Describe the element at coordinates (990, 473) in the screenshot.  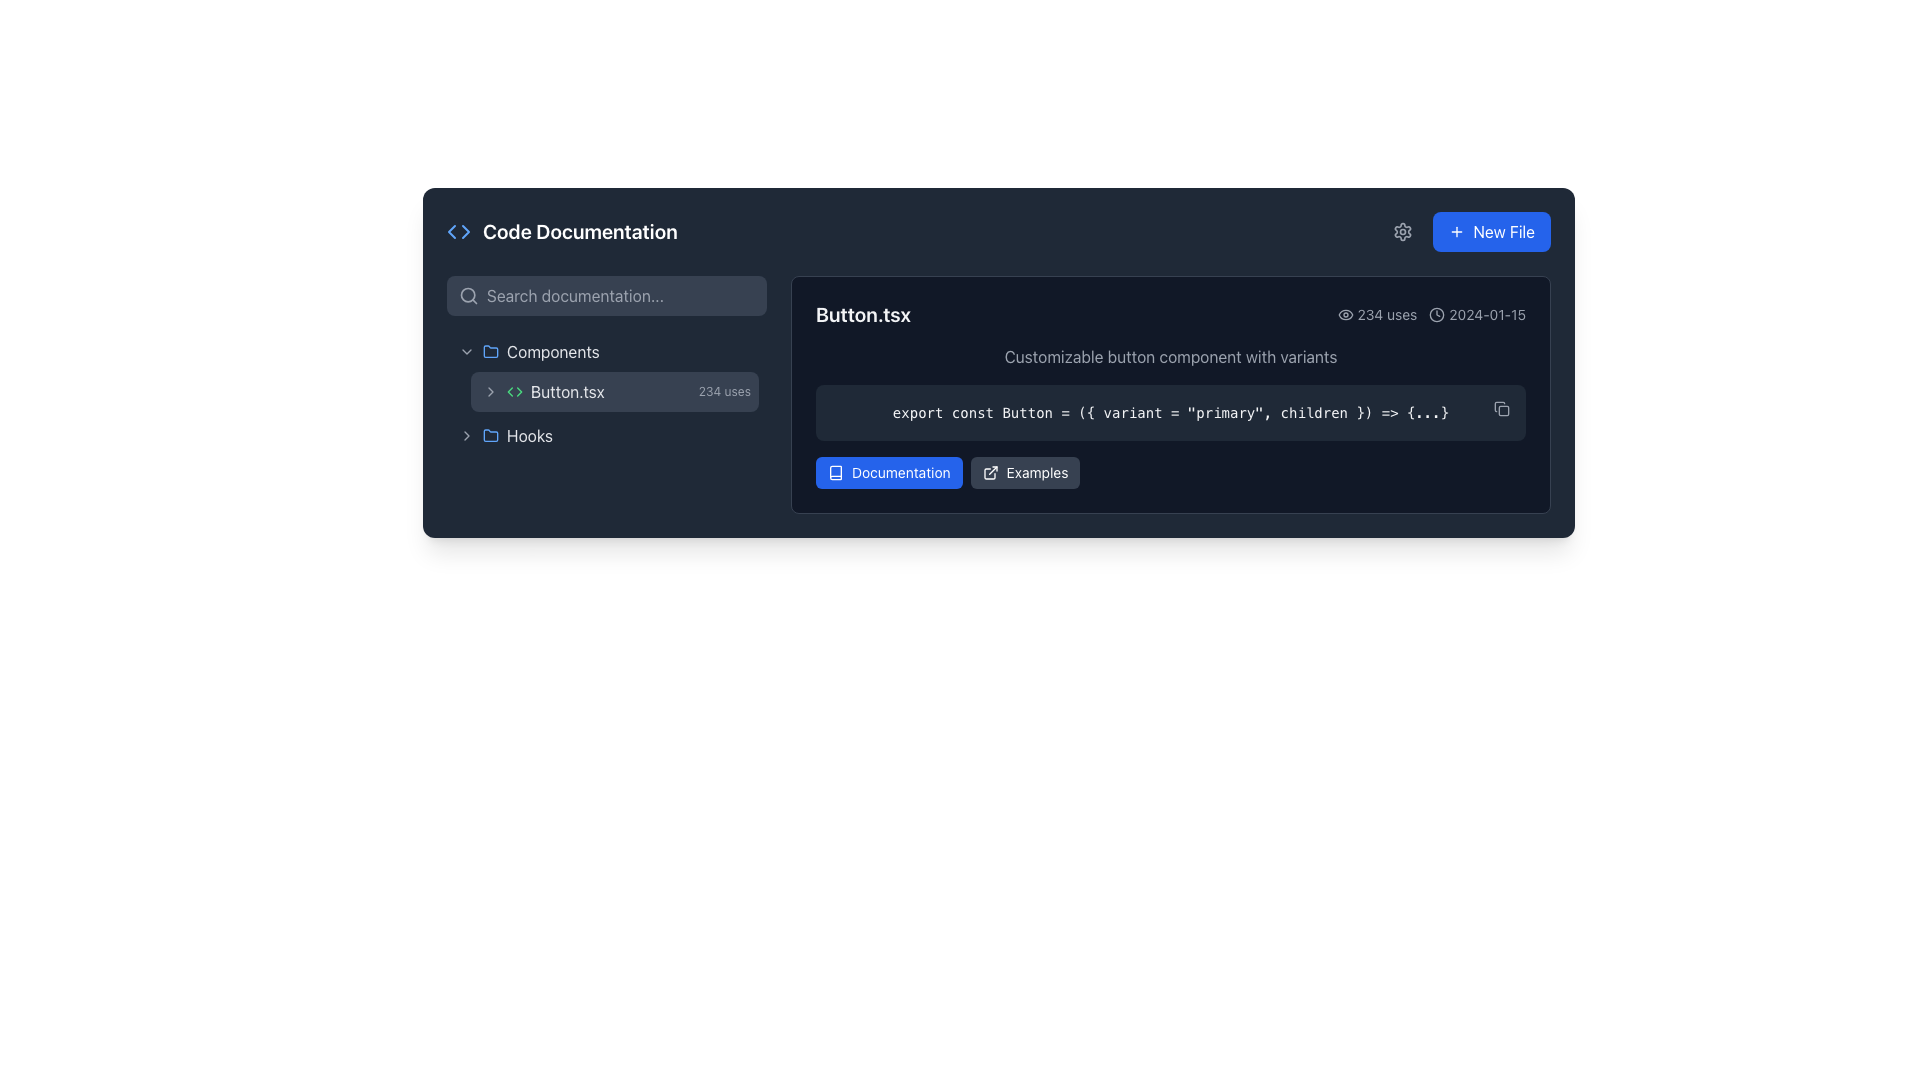
I see `the external link icon located within the 'Examples' button, which features an arrow pointing to the top-right` at that location.